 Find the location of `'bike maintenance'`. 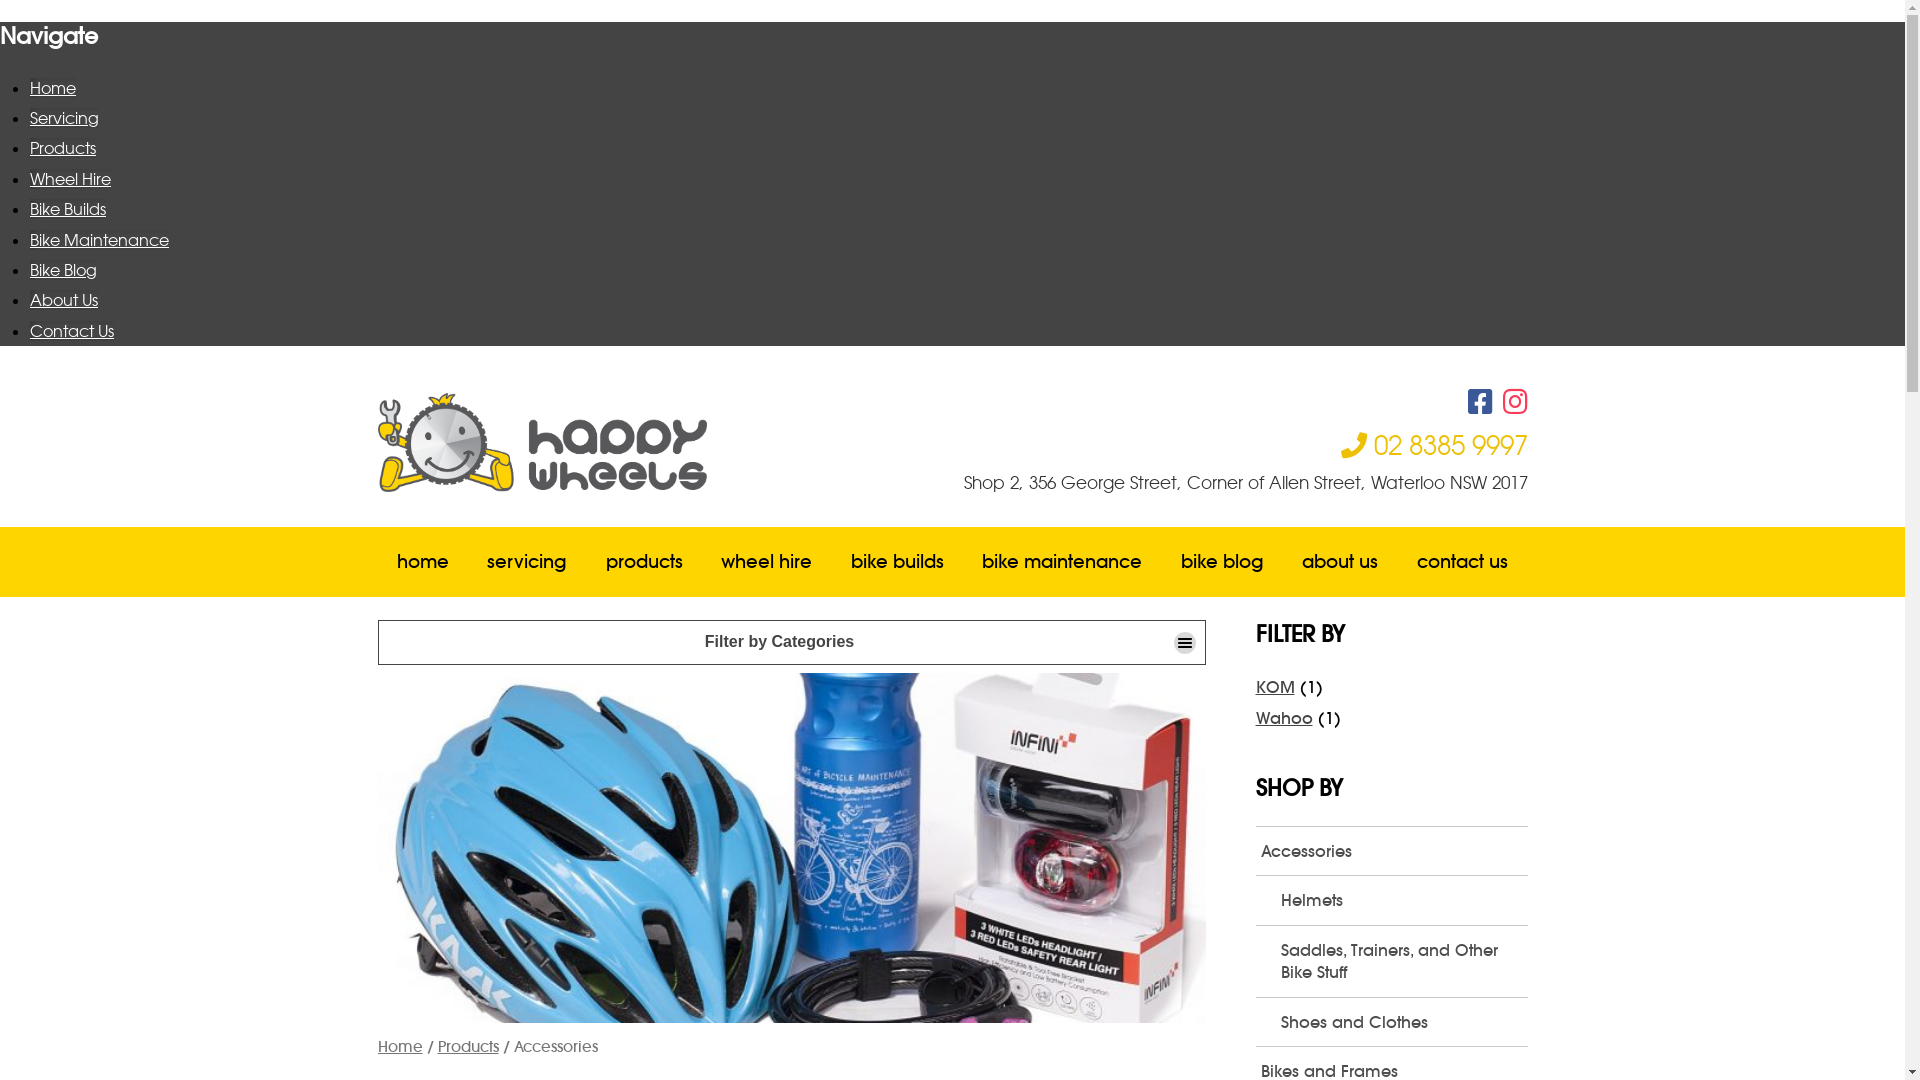

'bike maintenance' is located at coordinates (1061, 562).